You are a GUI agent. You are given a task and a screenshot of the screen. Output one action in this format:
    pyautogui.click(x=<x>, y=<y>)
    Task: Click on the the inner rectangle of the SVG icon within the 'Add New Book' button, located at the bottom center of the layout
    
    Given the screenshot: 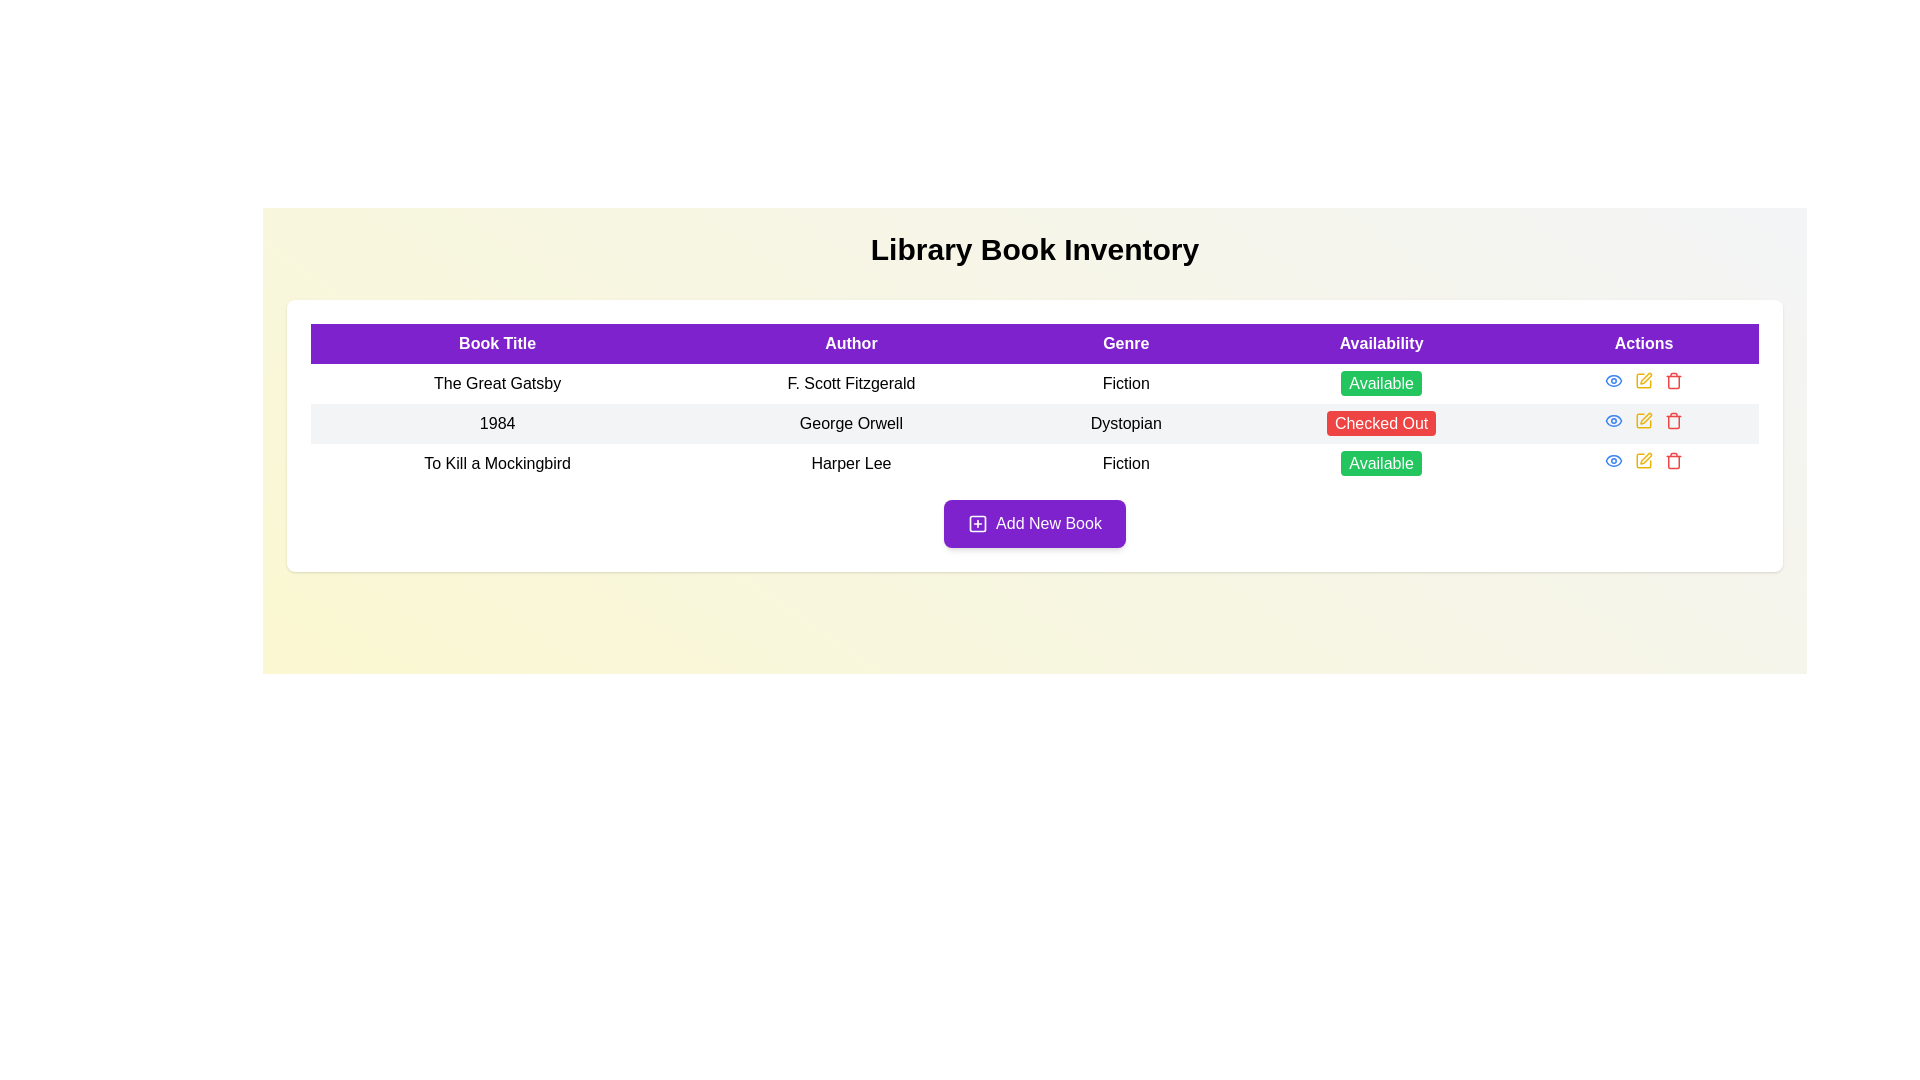 What is the action you would take?
    pyautogui.click(x=978, y=523)
    